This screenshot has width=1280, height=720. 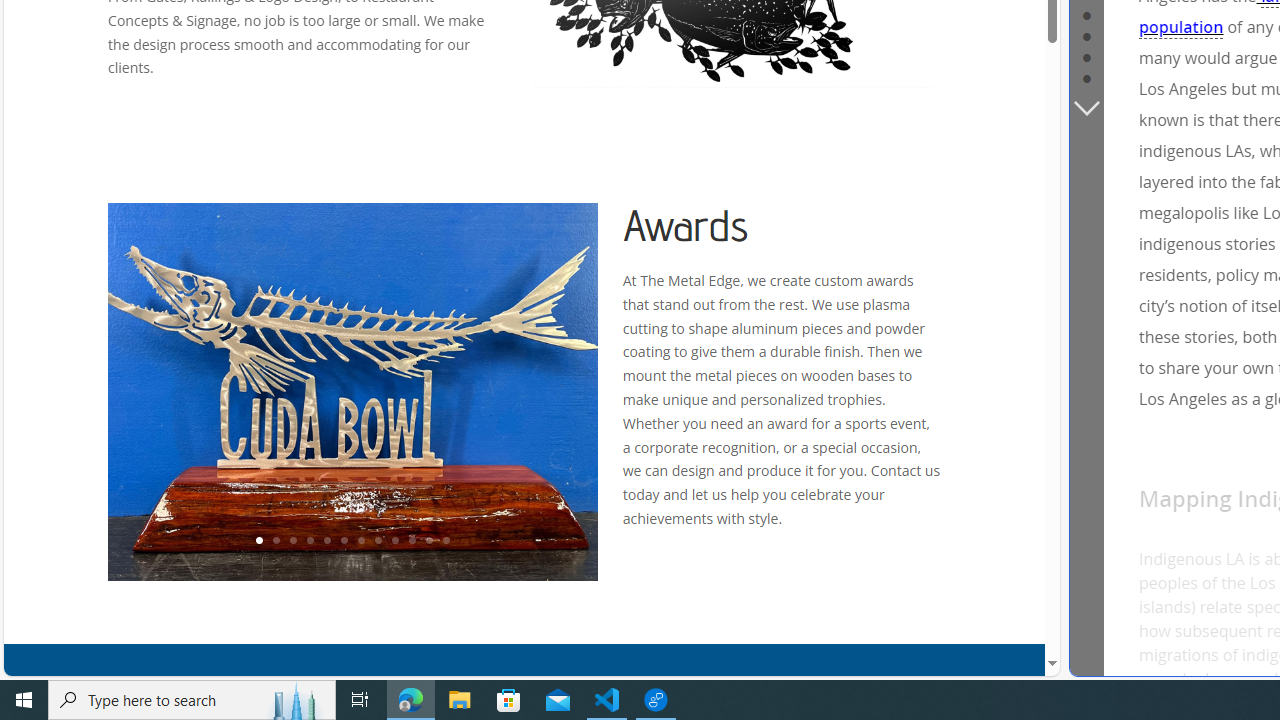 What do you see at coordinates (308, 541) in the screenshot?
I see `'4'` at bounding box center [308, 541].